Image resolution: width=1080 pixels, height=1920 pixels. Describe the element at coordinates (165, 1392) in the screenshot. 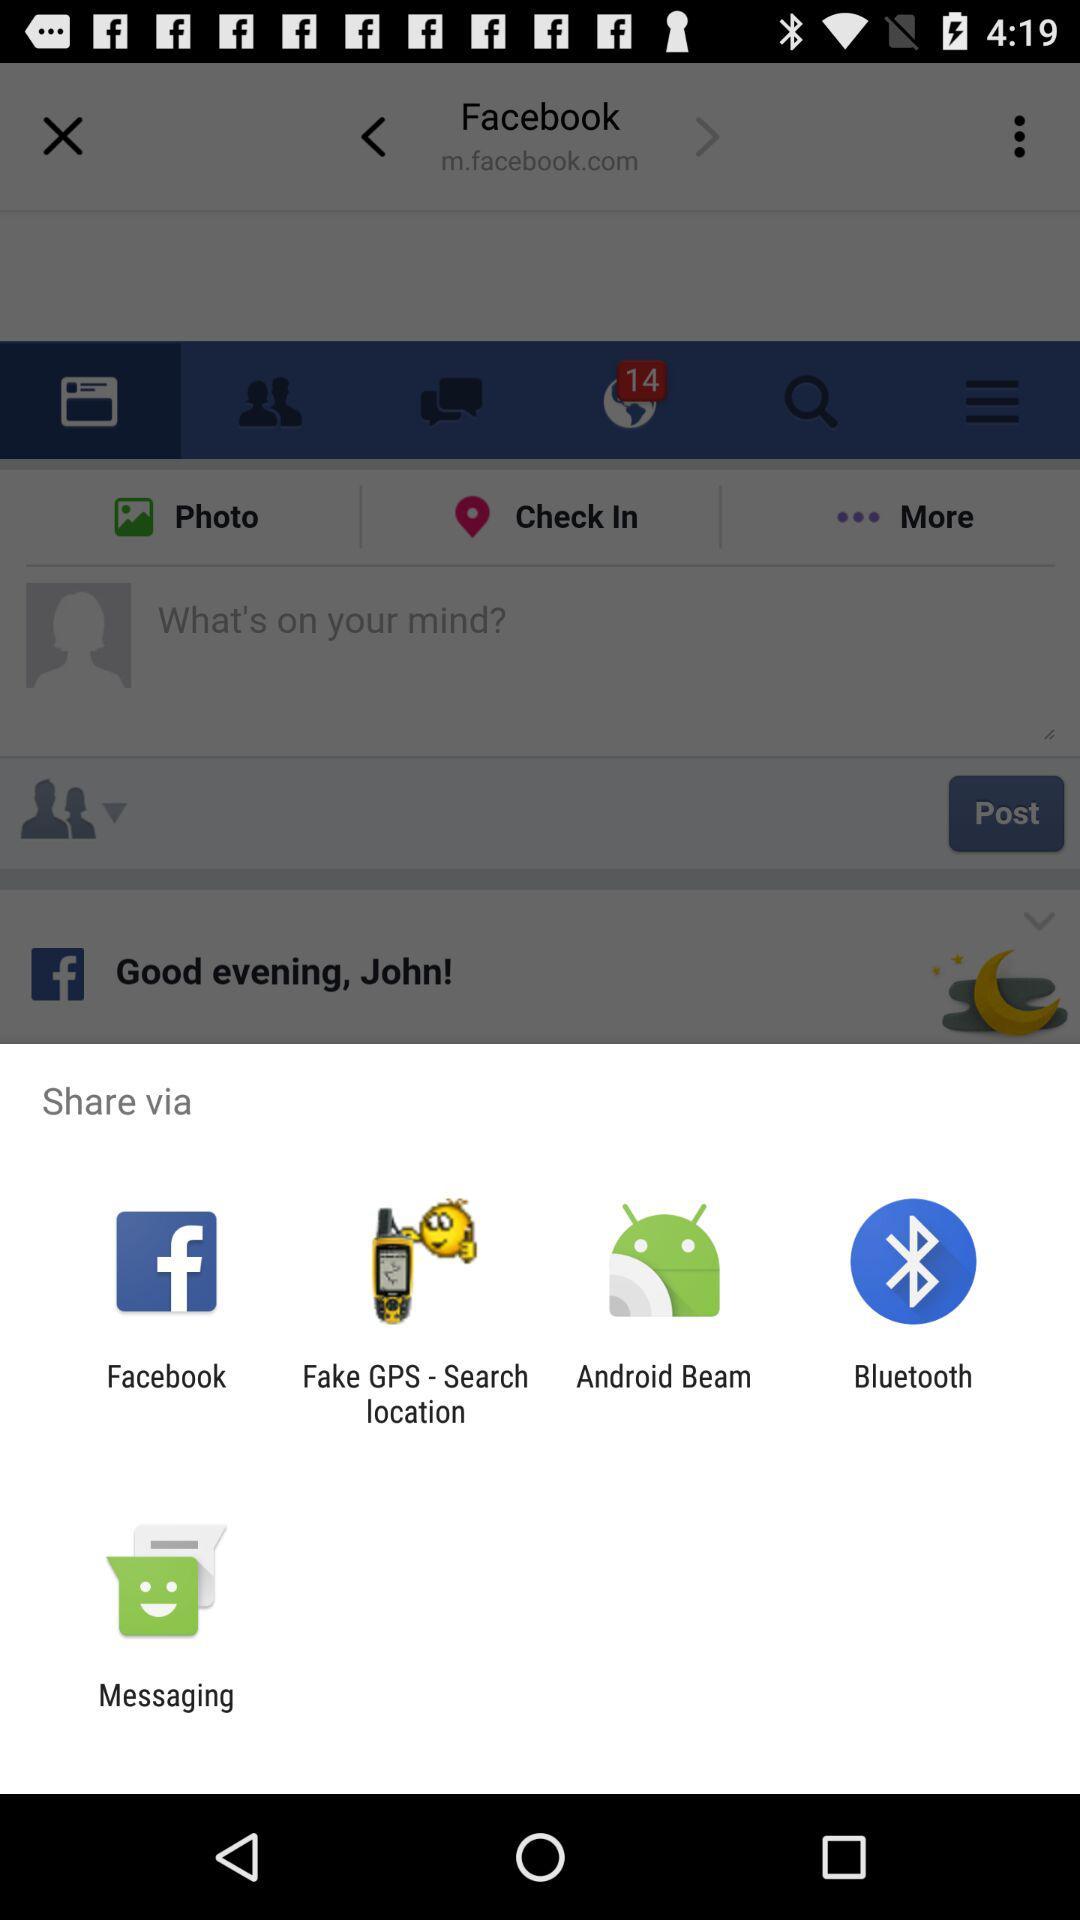

I see `app to the left of fake gps search app` at that location.